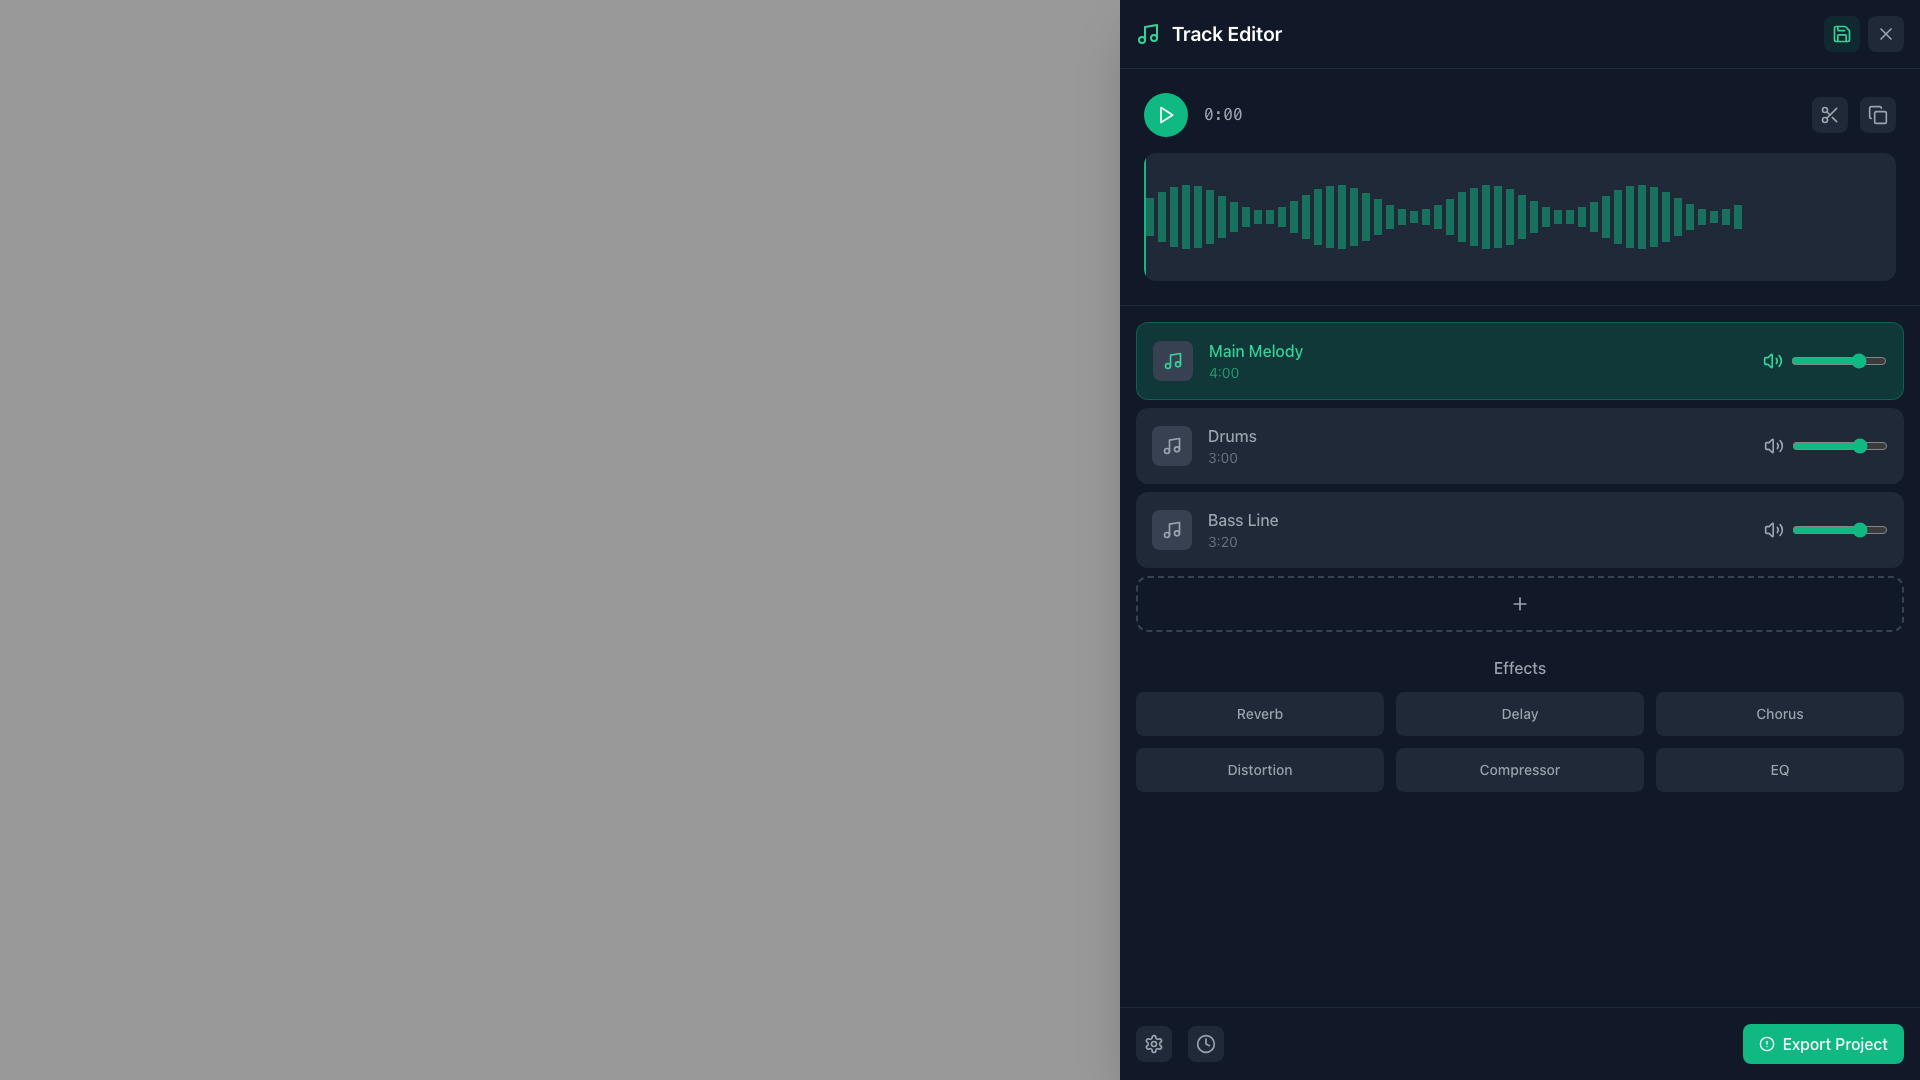  I want to click on the slider value, so click(1861, 361).